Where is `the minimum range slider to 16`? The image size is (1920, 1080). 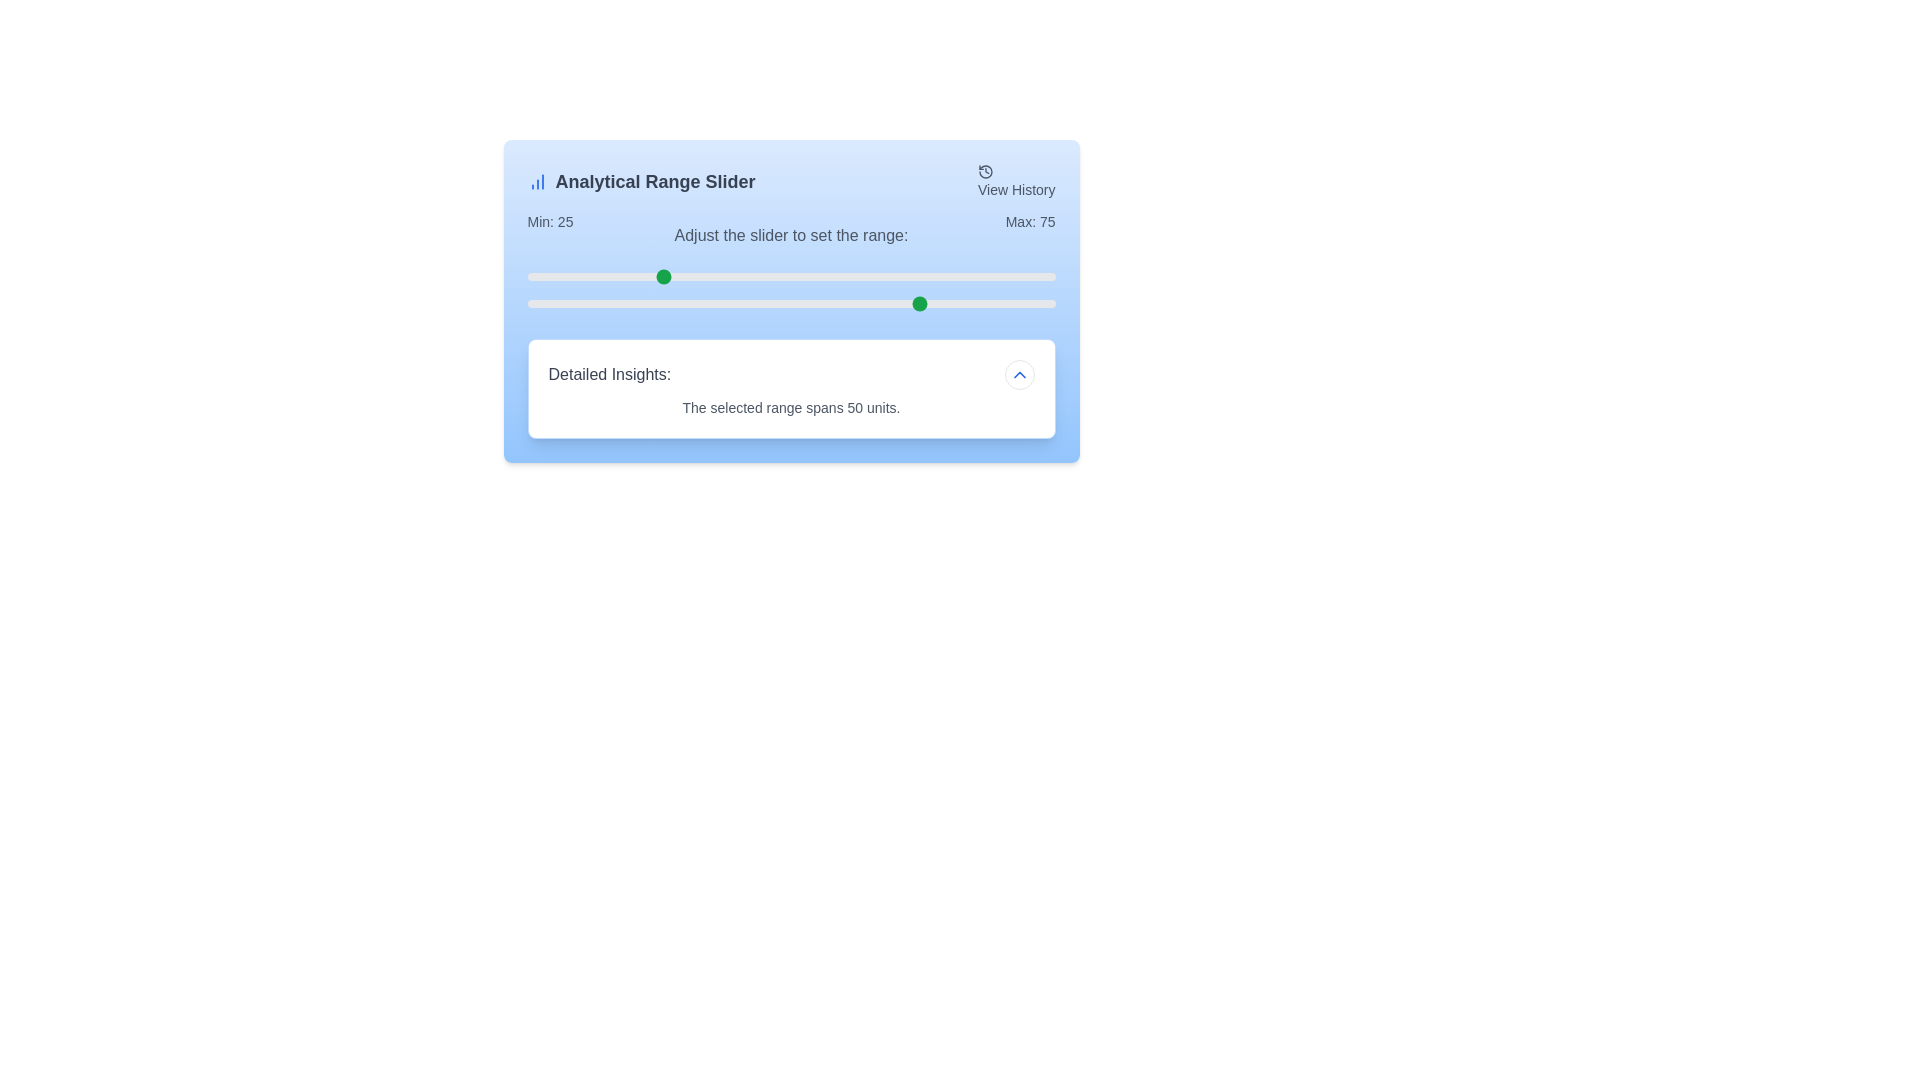
the minimum range slider to 16 is located at coordinates (610, 277).